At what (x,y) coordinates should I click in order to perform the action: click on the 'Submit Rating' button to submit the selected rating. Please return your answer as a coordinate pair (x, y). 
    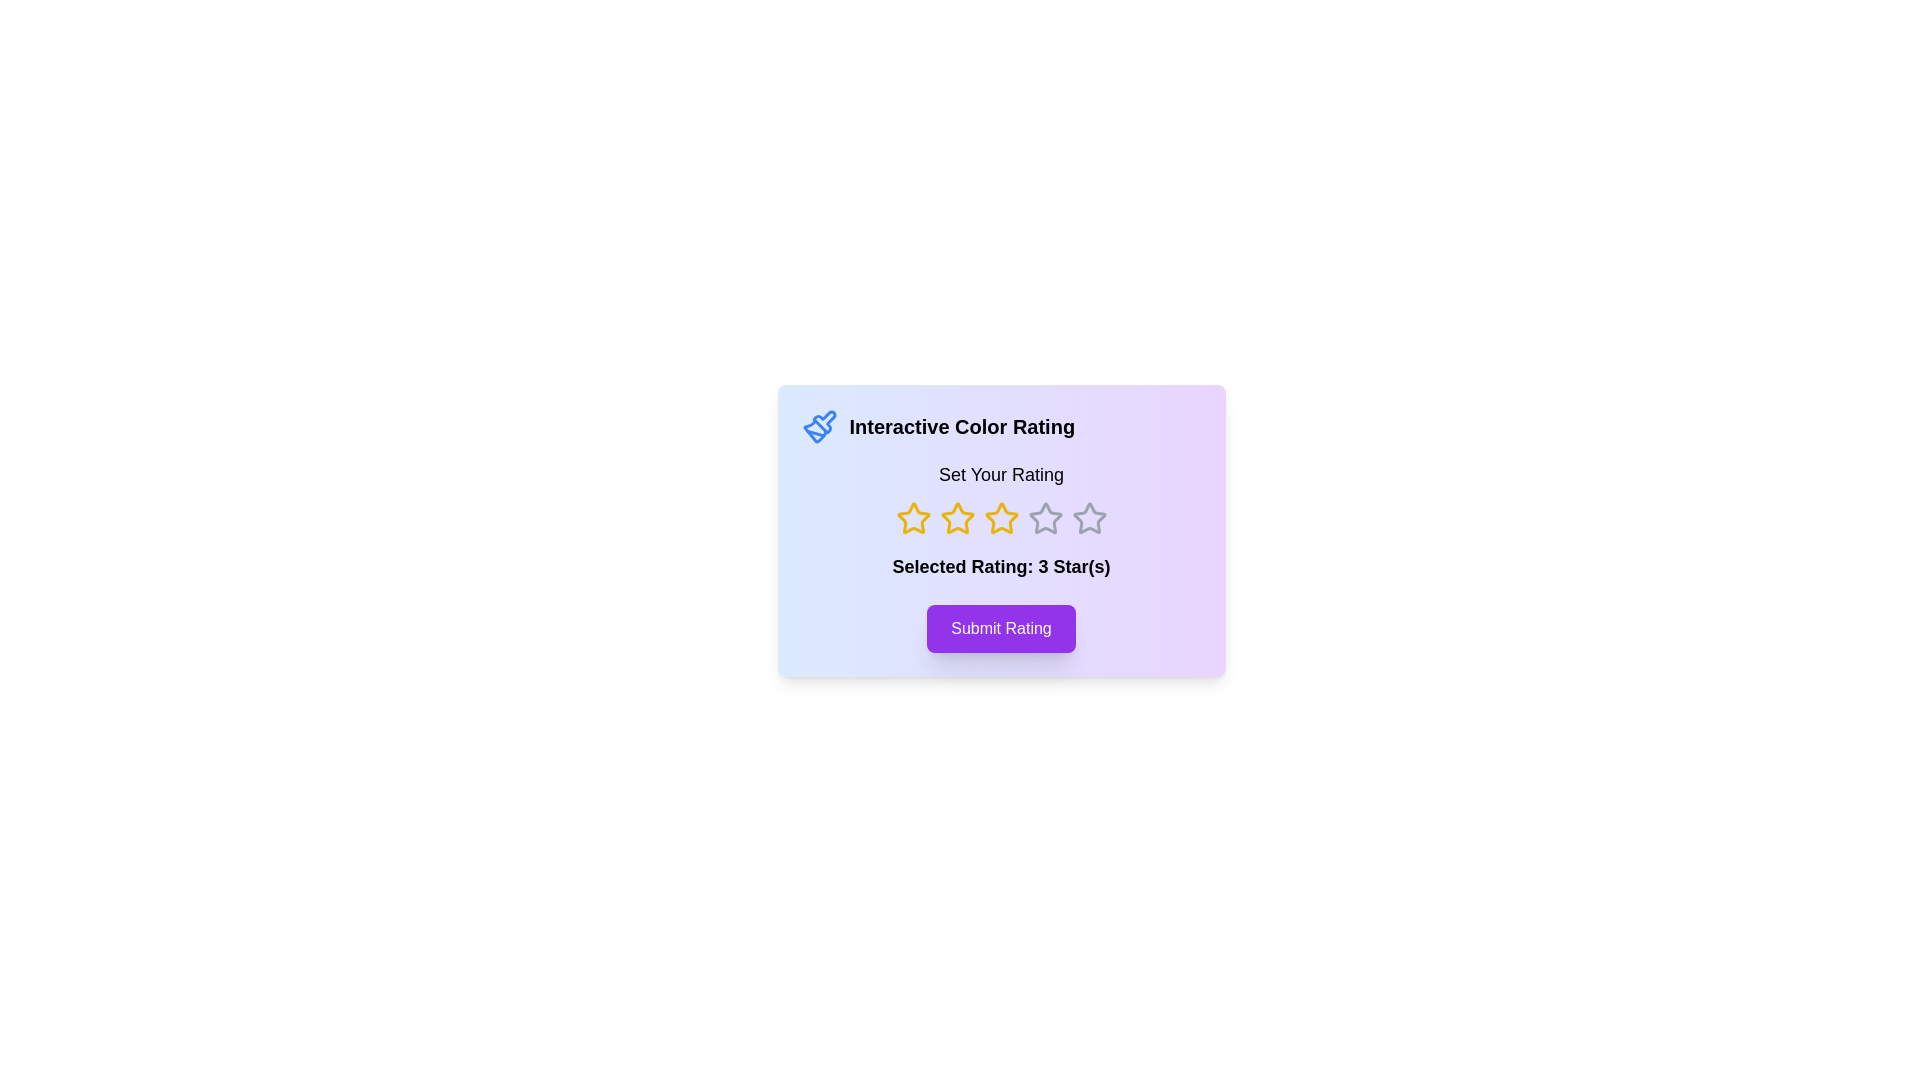
    Looking at the image, I should click on (1001, 627).